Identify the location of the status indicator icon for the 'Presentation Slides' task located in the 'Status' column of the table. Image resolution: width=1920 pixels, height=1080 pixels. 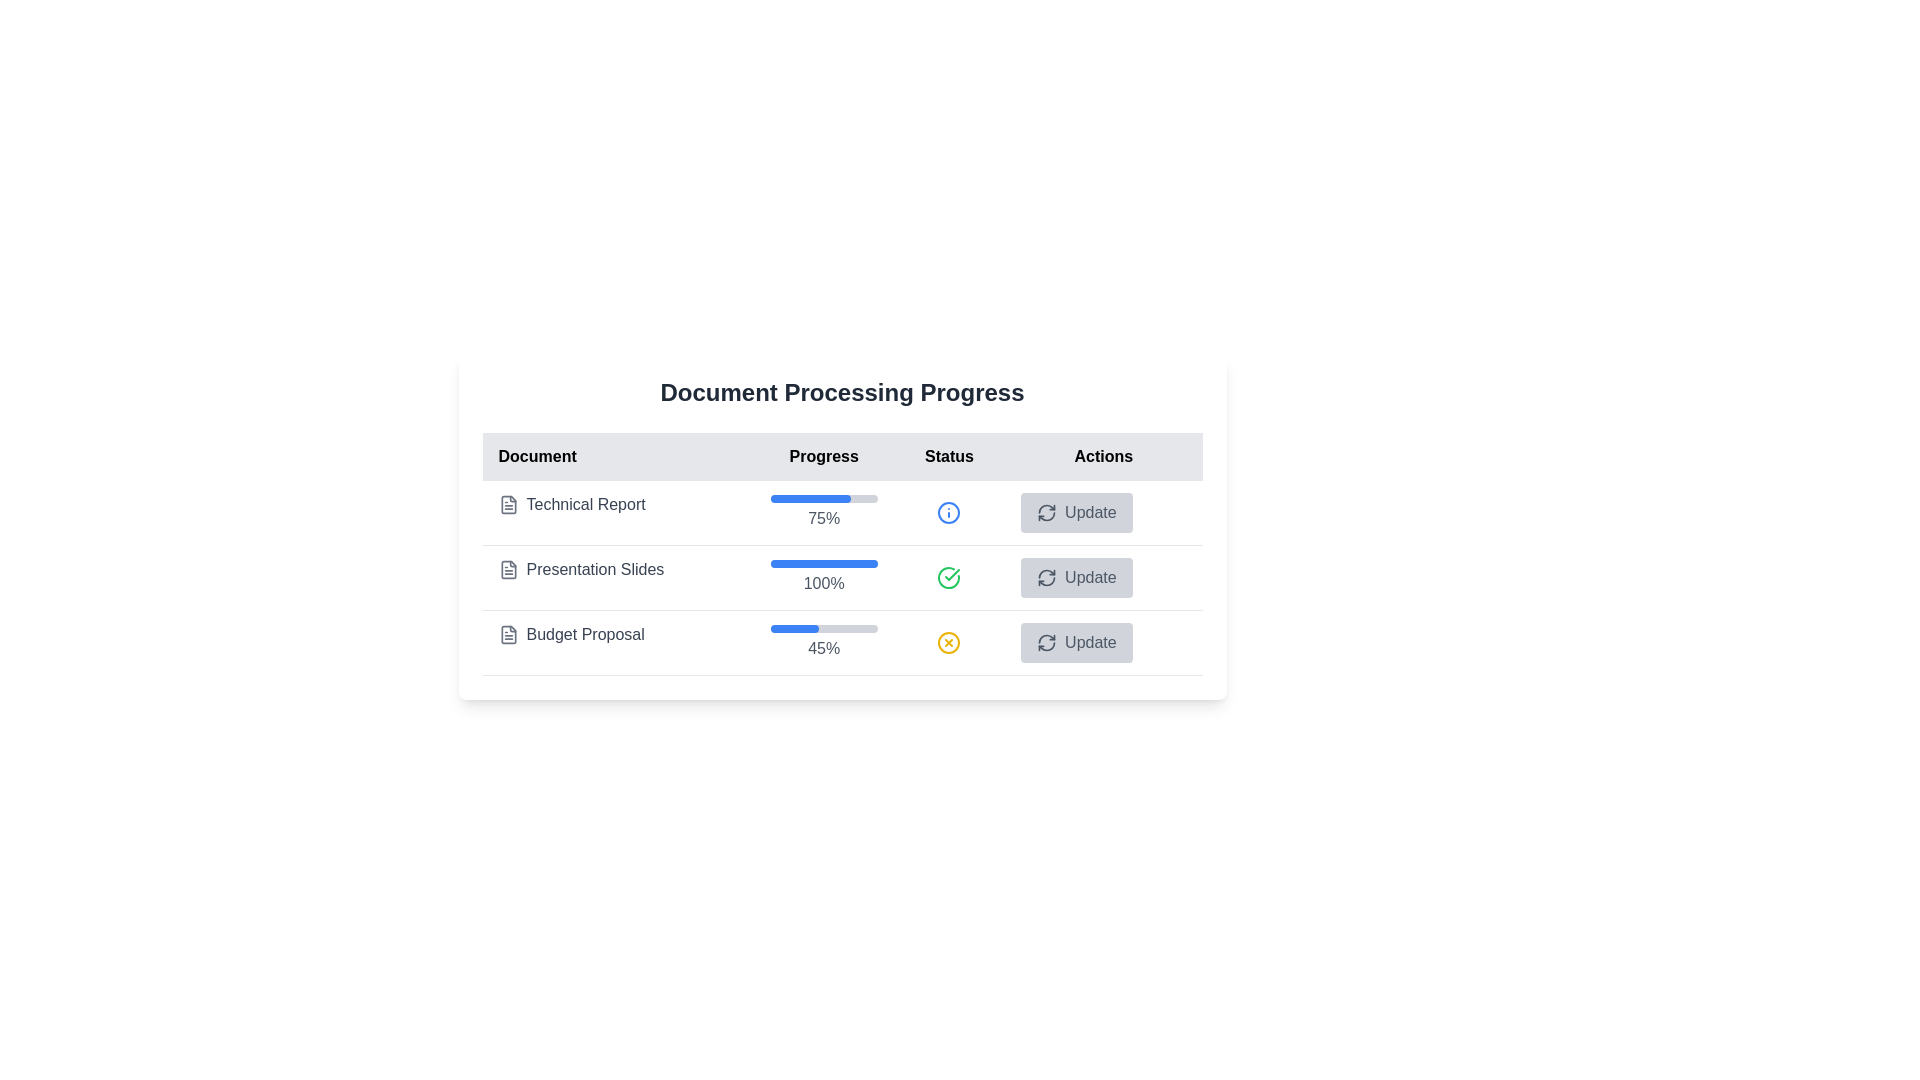
(951, 574).